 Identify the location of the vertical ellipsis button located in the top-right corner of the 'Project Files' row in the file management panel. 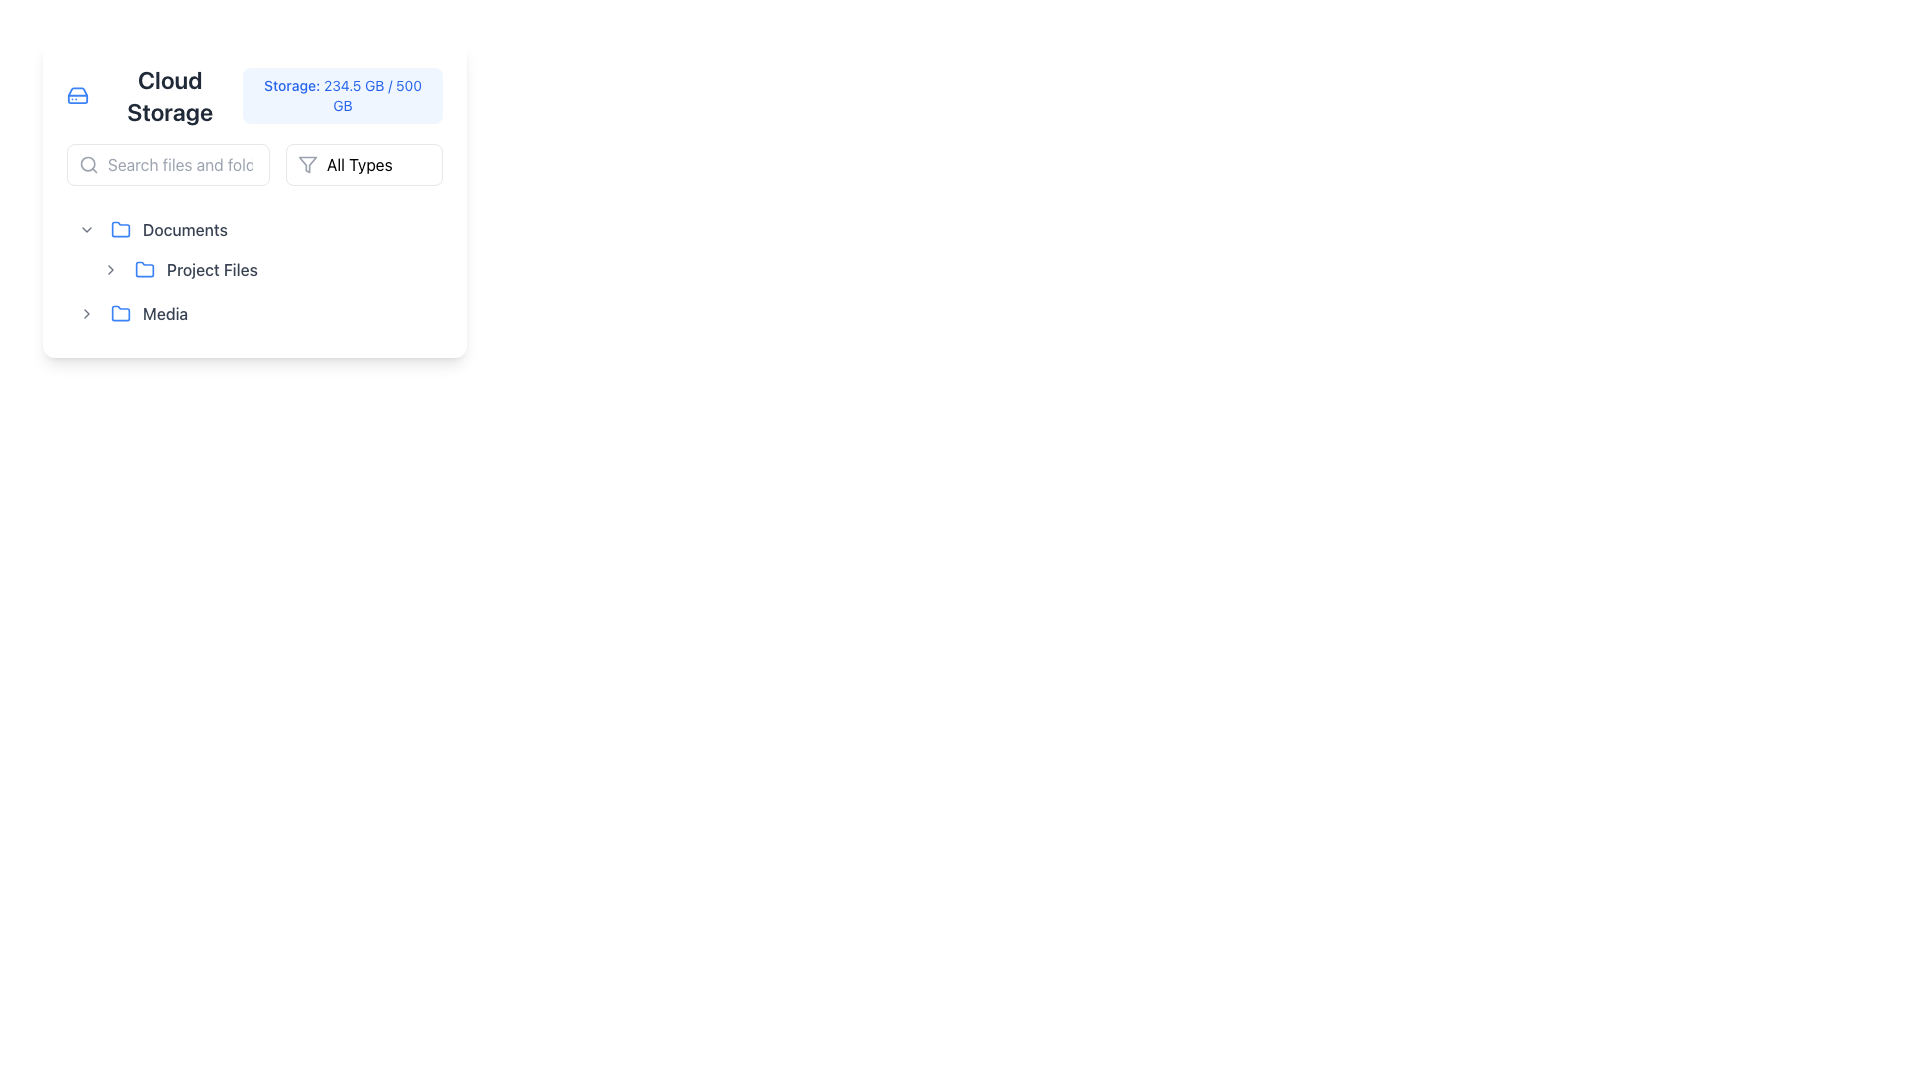
(421, 270).